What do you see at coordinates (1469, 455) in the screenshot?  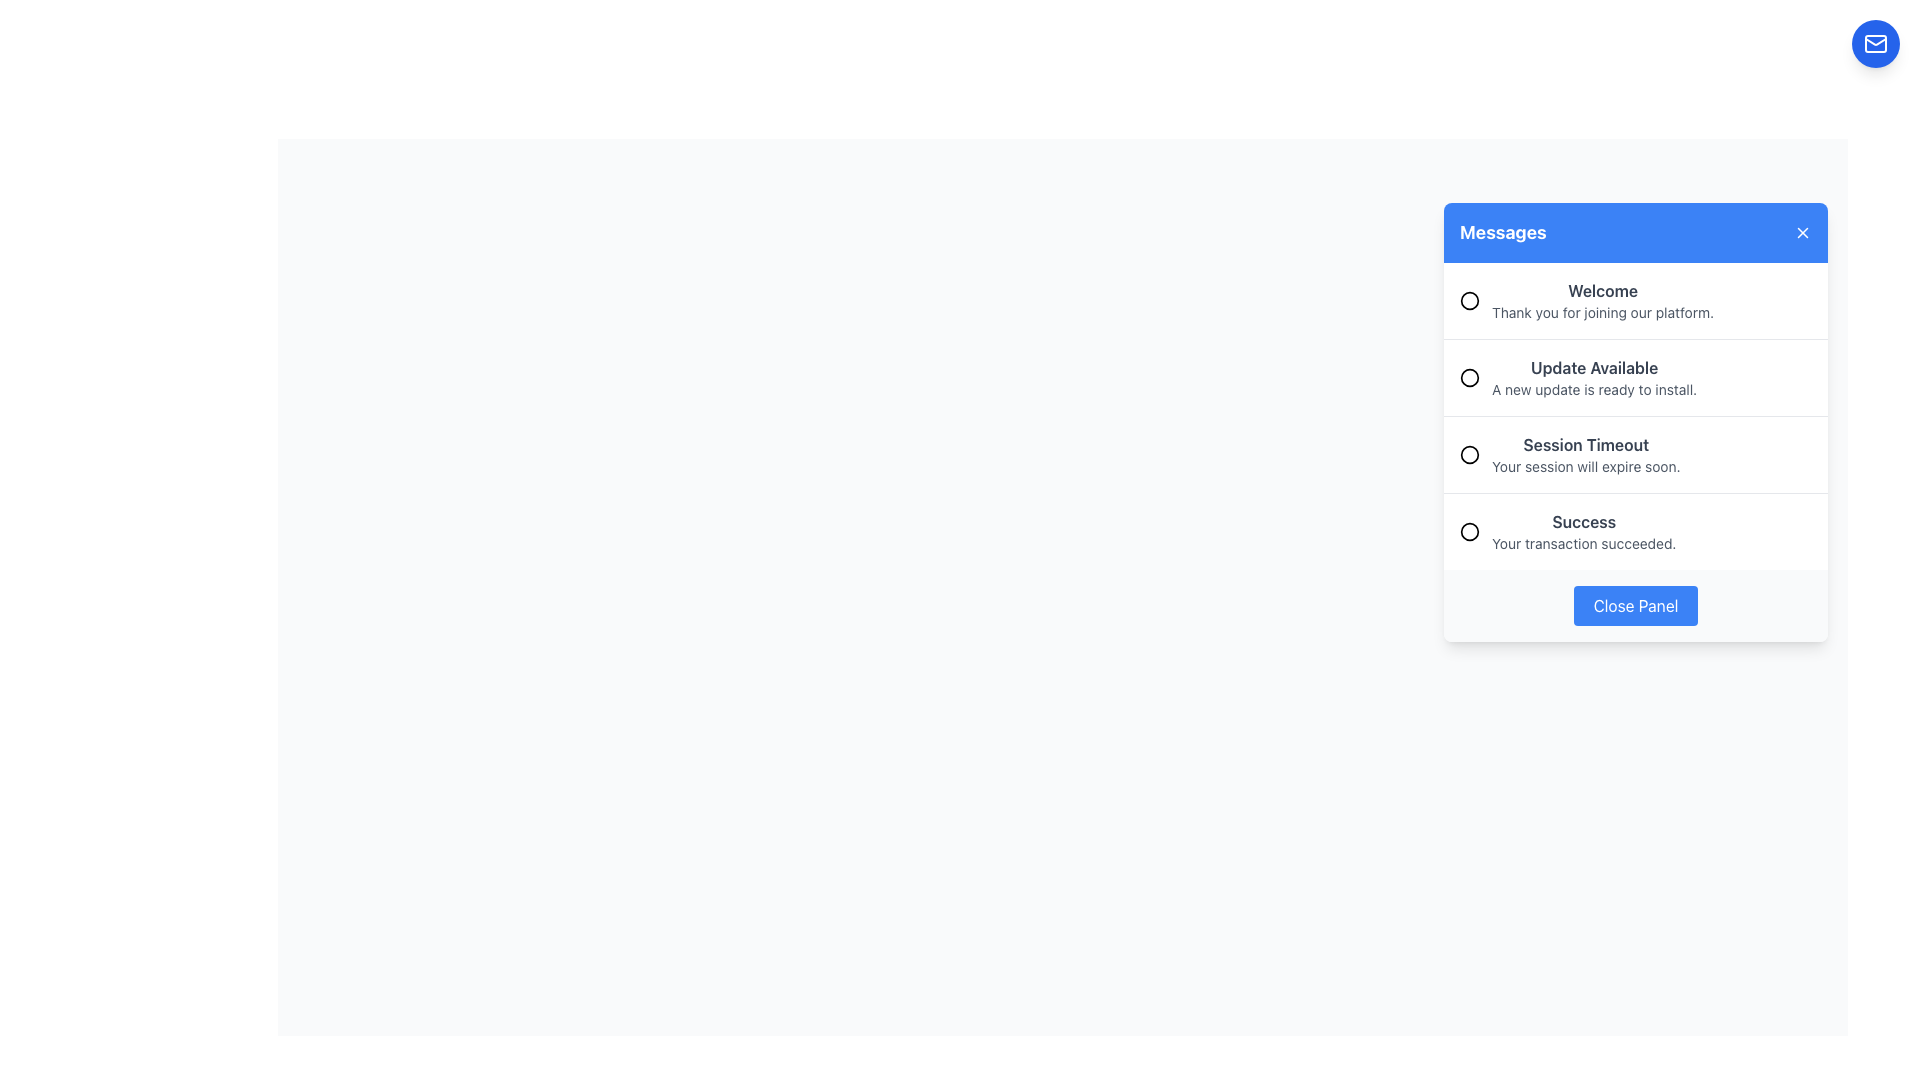 I see `the warning icon located in the third entry of the 'Messages' panel, positioned before the text 'Session Timeout' and above 'Your session will expire soon.'` at bounding box center [1469, 455].